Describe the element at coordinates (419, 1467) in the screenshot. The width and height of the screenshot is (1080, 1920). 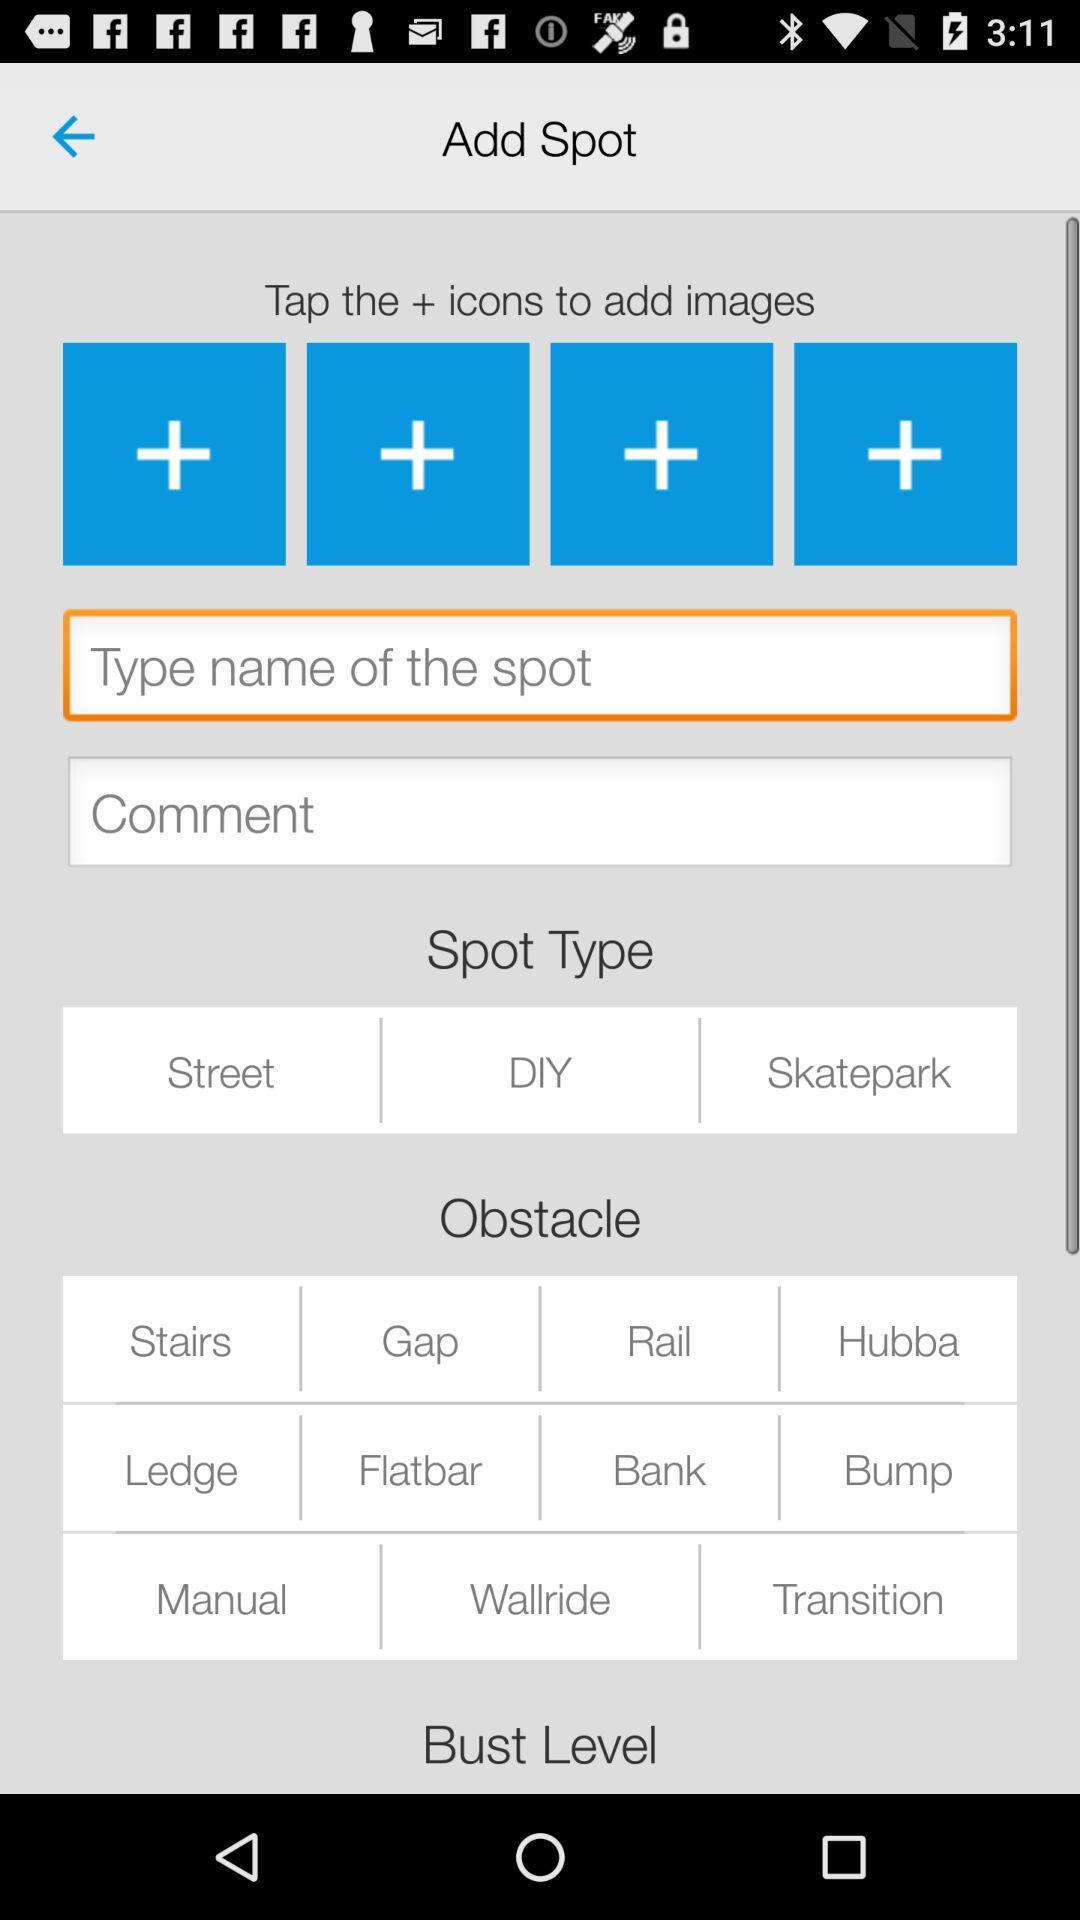
I see `the flatbar` at that location.